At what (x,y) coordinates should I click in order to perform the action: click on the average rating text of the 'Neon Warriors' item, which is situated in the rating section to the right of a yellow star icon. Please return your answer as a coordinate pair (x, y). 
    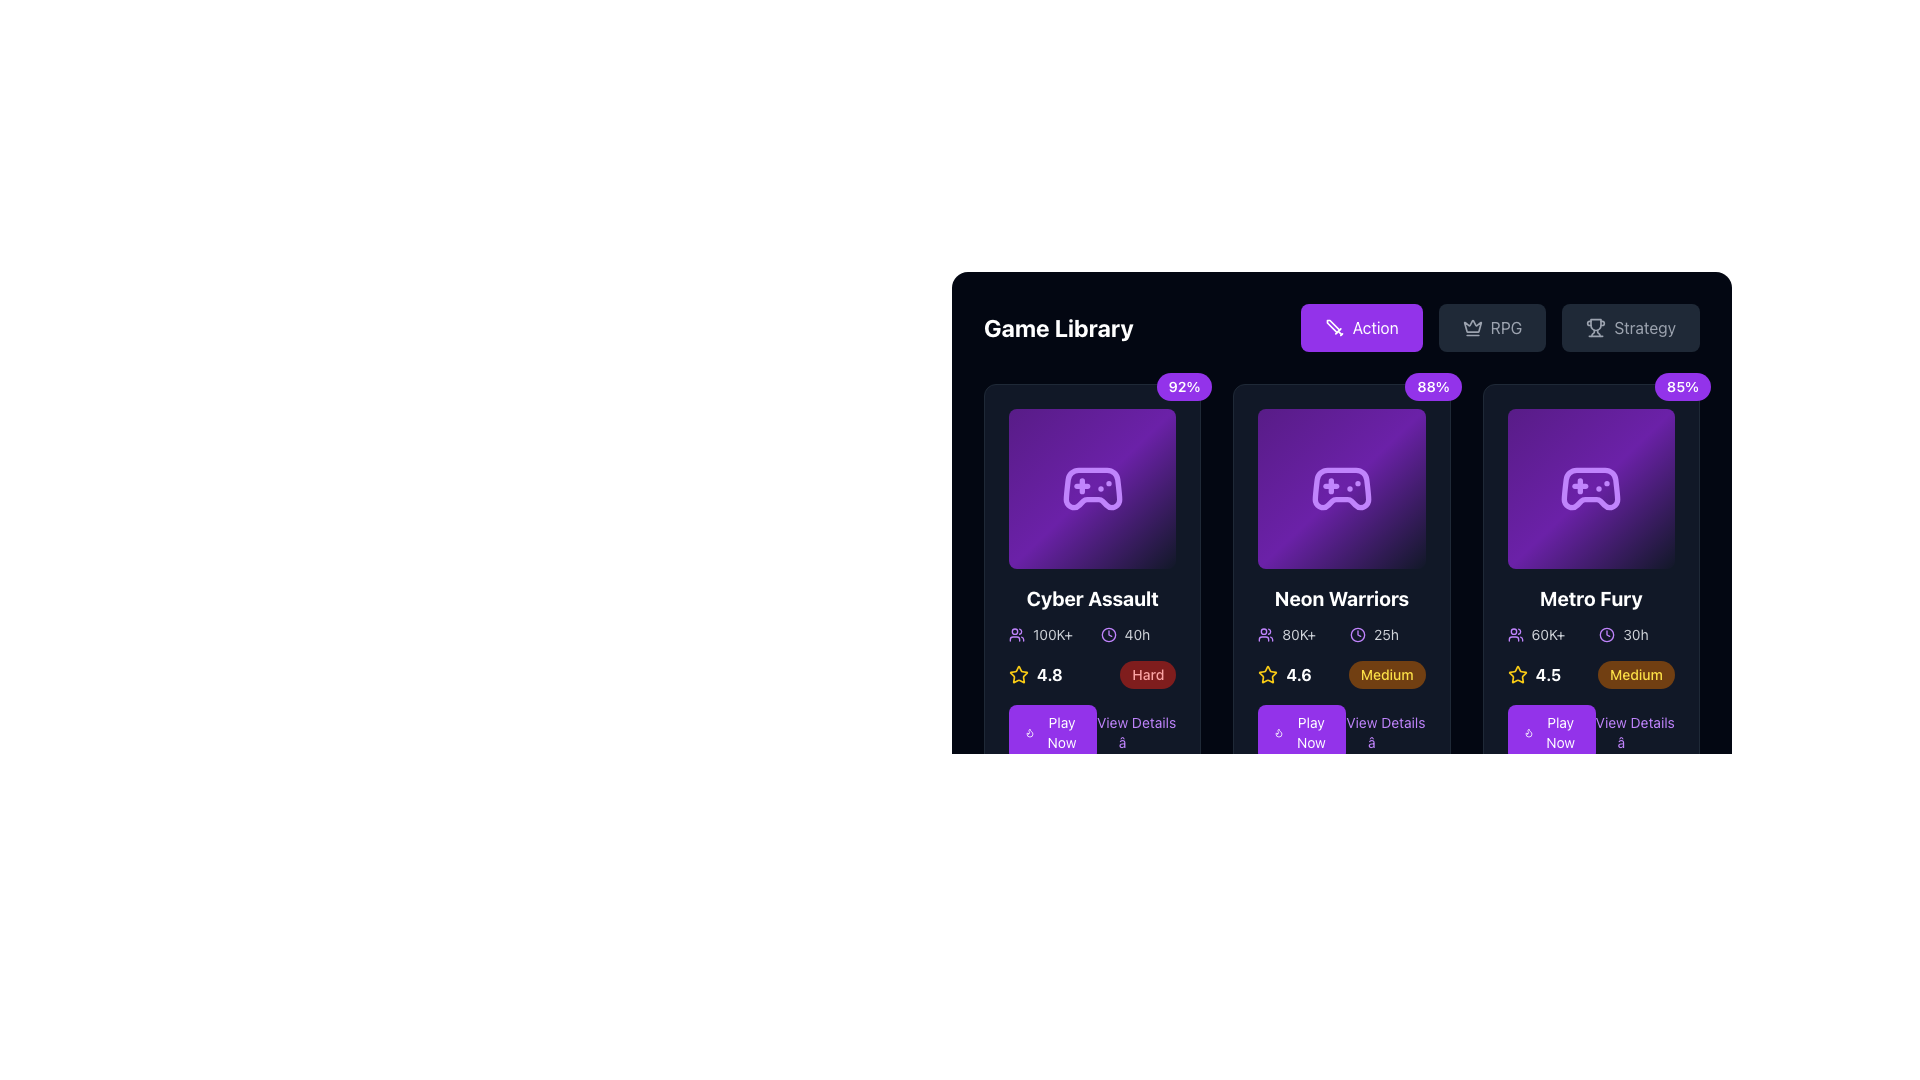
    Looking at the image, I should click on (1299, 675).